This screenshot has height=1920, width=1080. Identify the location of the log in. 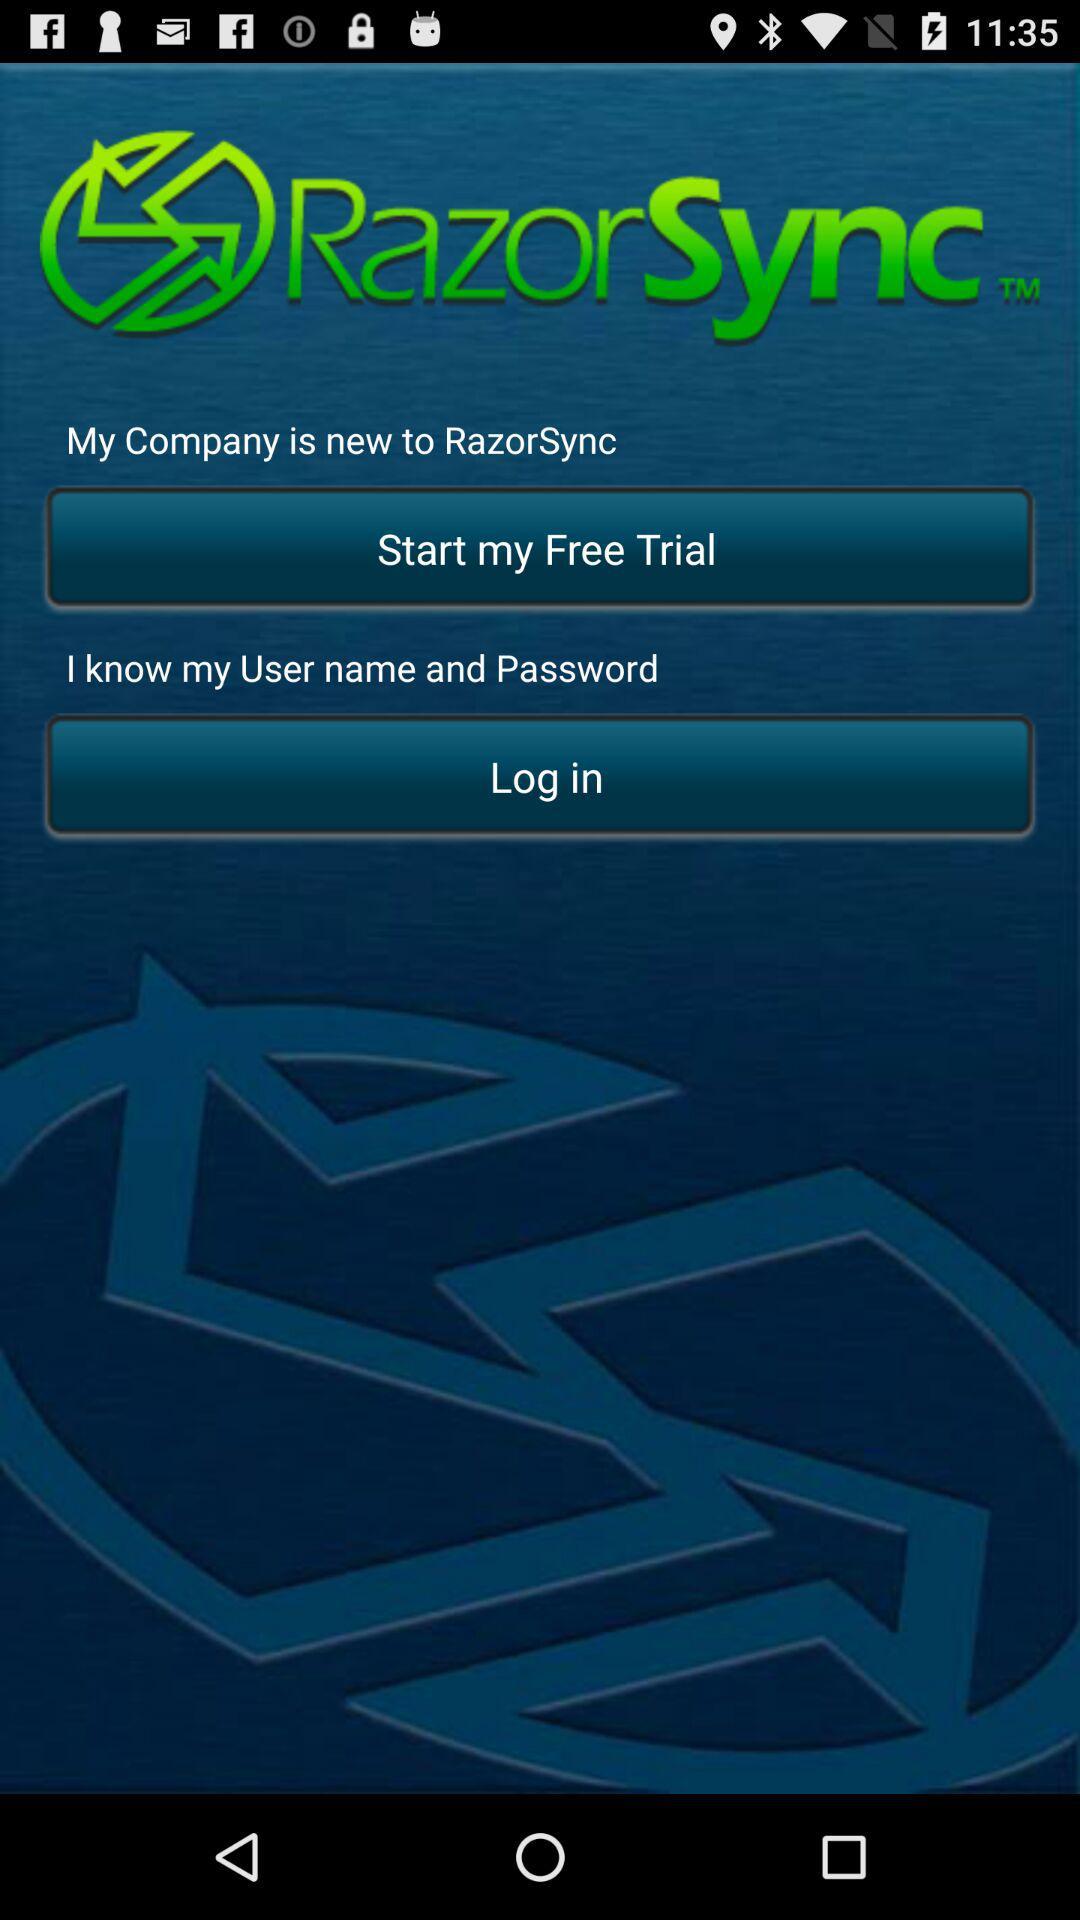
(540, 777).